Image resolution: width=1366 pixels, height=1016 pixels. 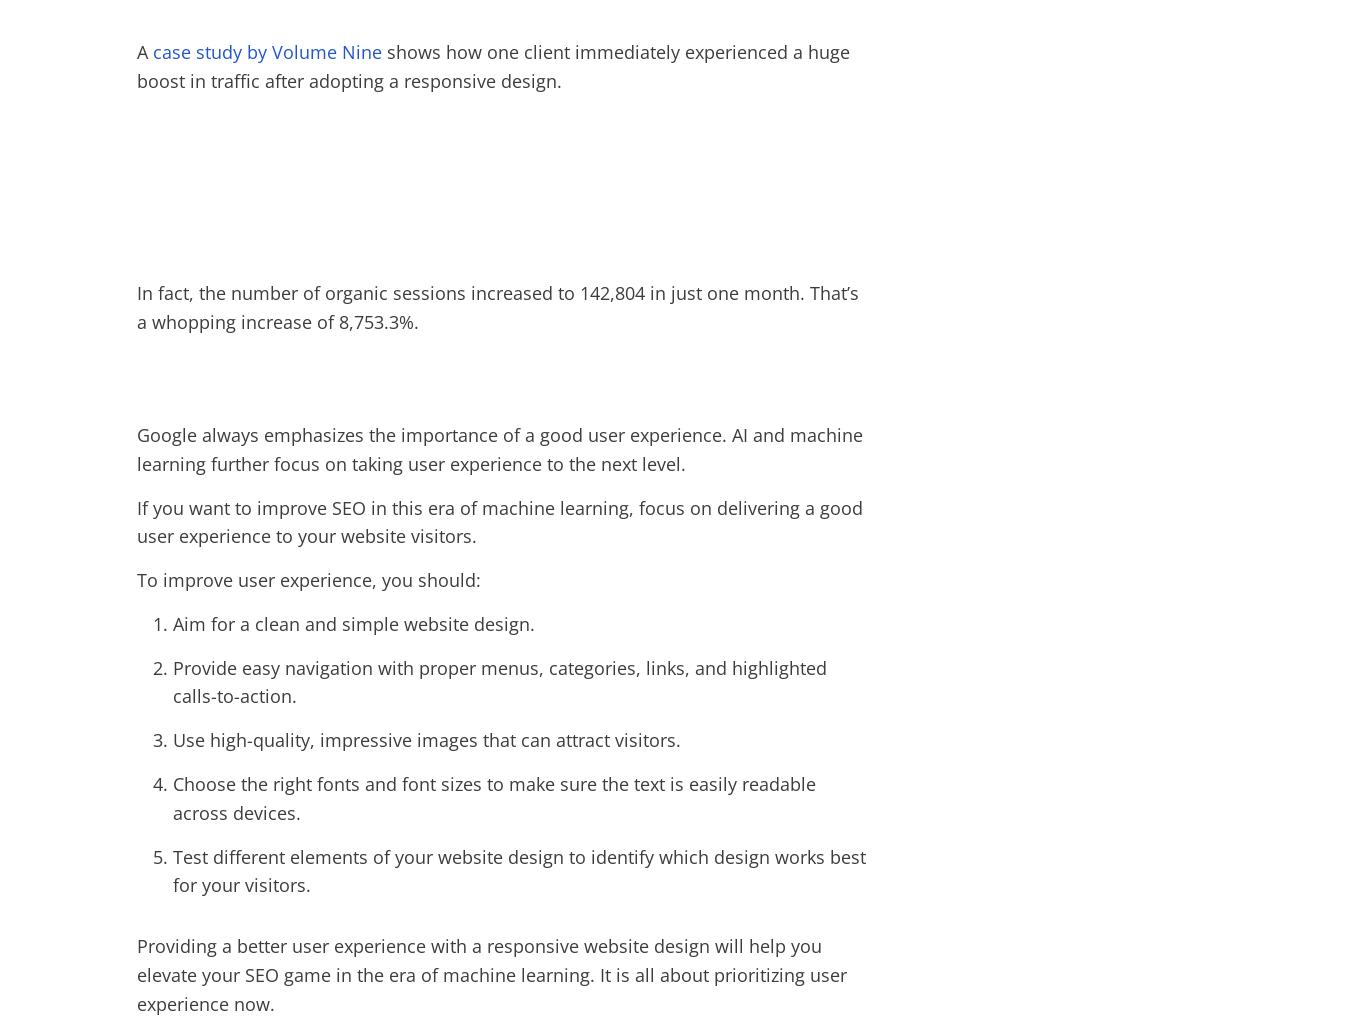 I want to click on 'shows how one client immediately experienced a huge boost in traffic after adopting a responsive design.', so click(x=493, y=66).